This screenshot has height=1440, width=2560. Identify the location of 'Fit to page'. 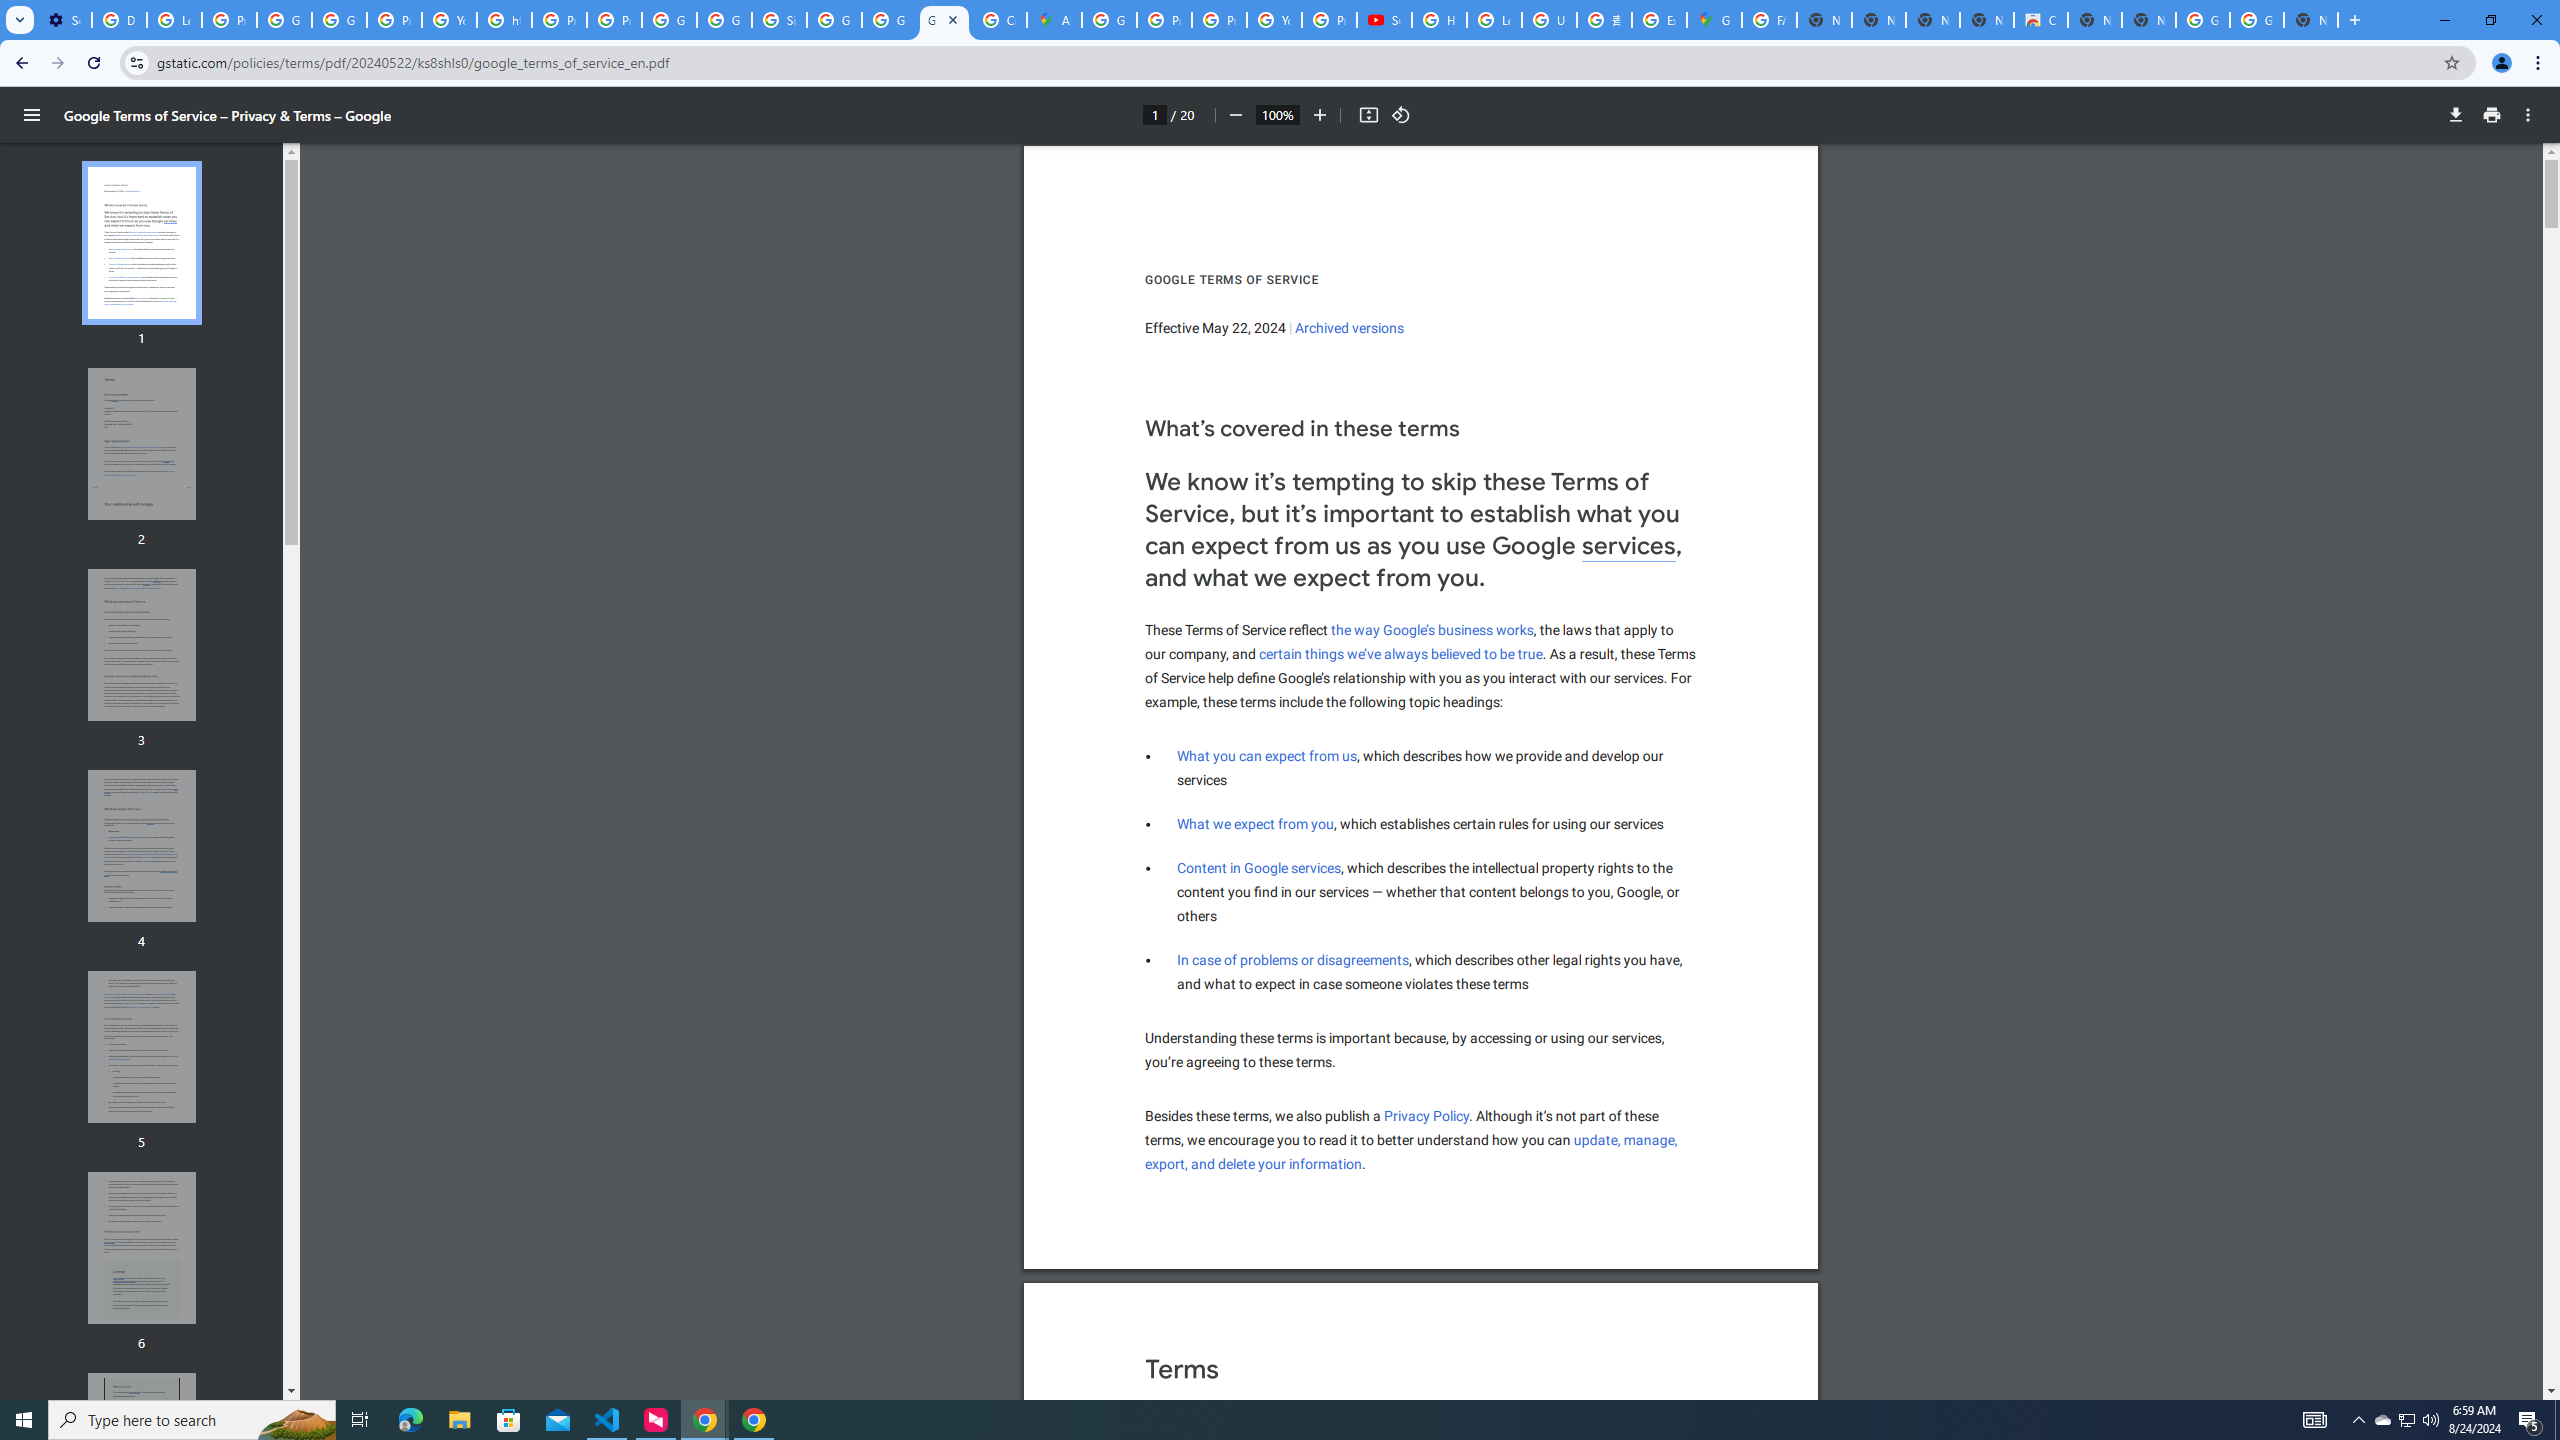
(1367, 114).